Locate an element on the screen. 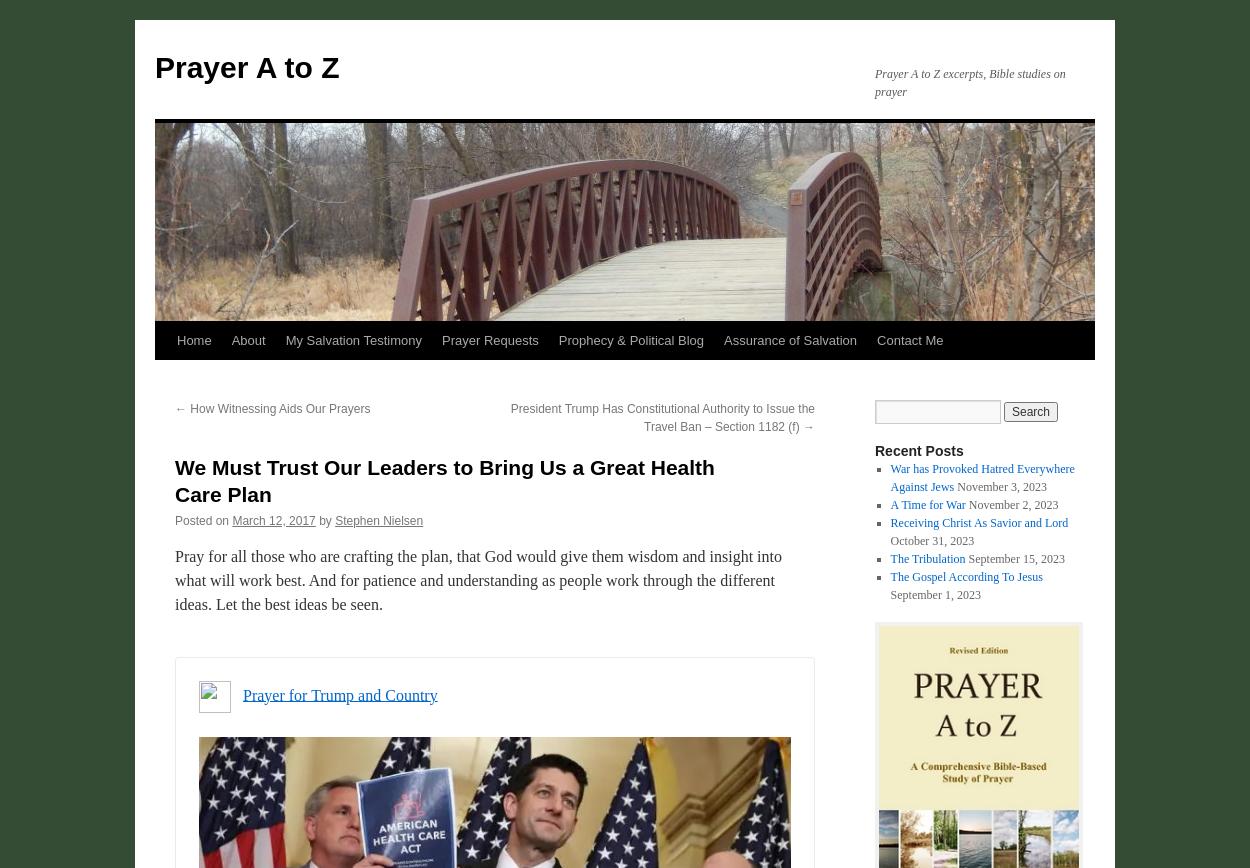 This screenshot has height=868, width=1250. 'A Time for War' is located at coordinates (927, 505).